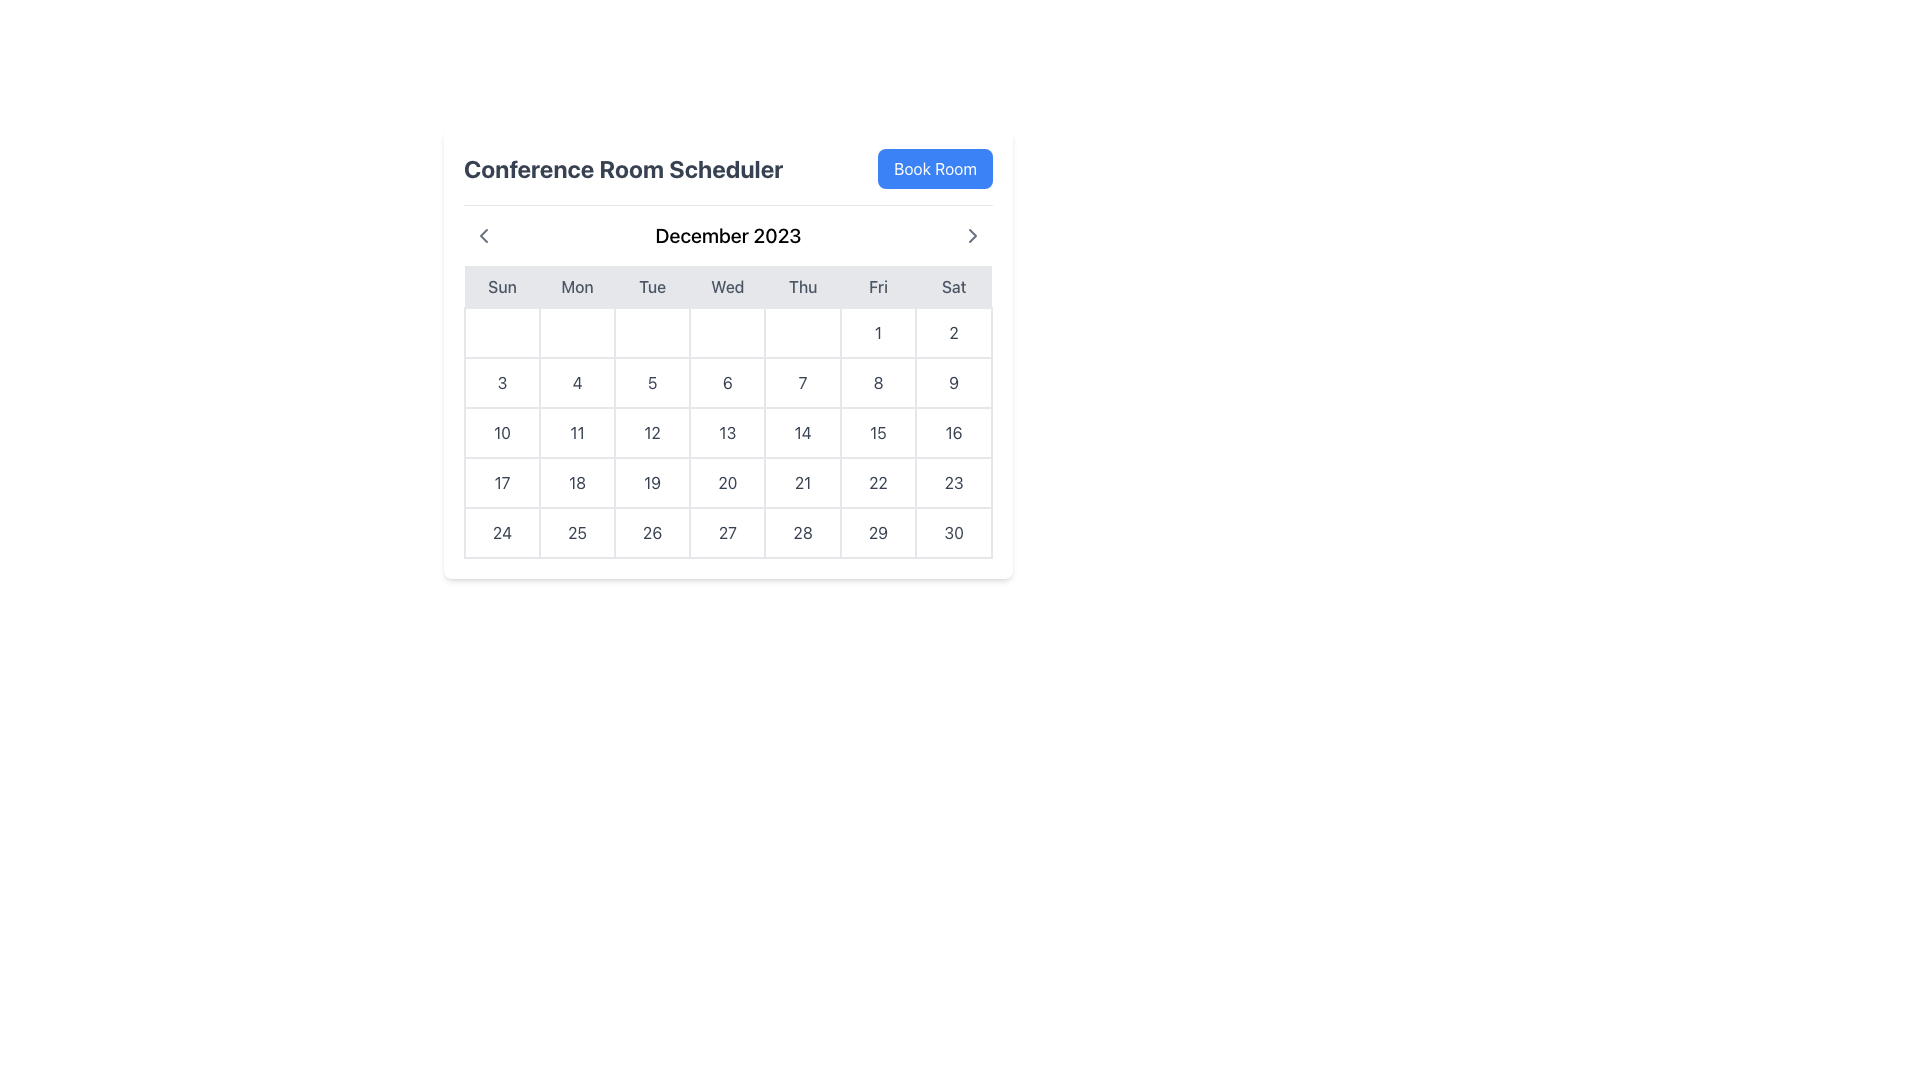 The height and width of the screenshot is (1080, 1920). Describe the element at coordinates (576, 482) in the screenshot. I see `the day selector button for the 18th day of December 2023 in the calendar grid` at that location.